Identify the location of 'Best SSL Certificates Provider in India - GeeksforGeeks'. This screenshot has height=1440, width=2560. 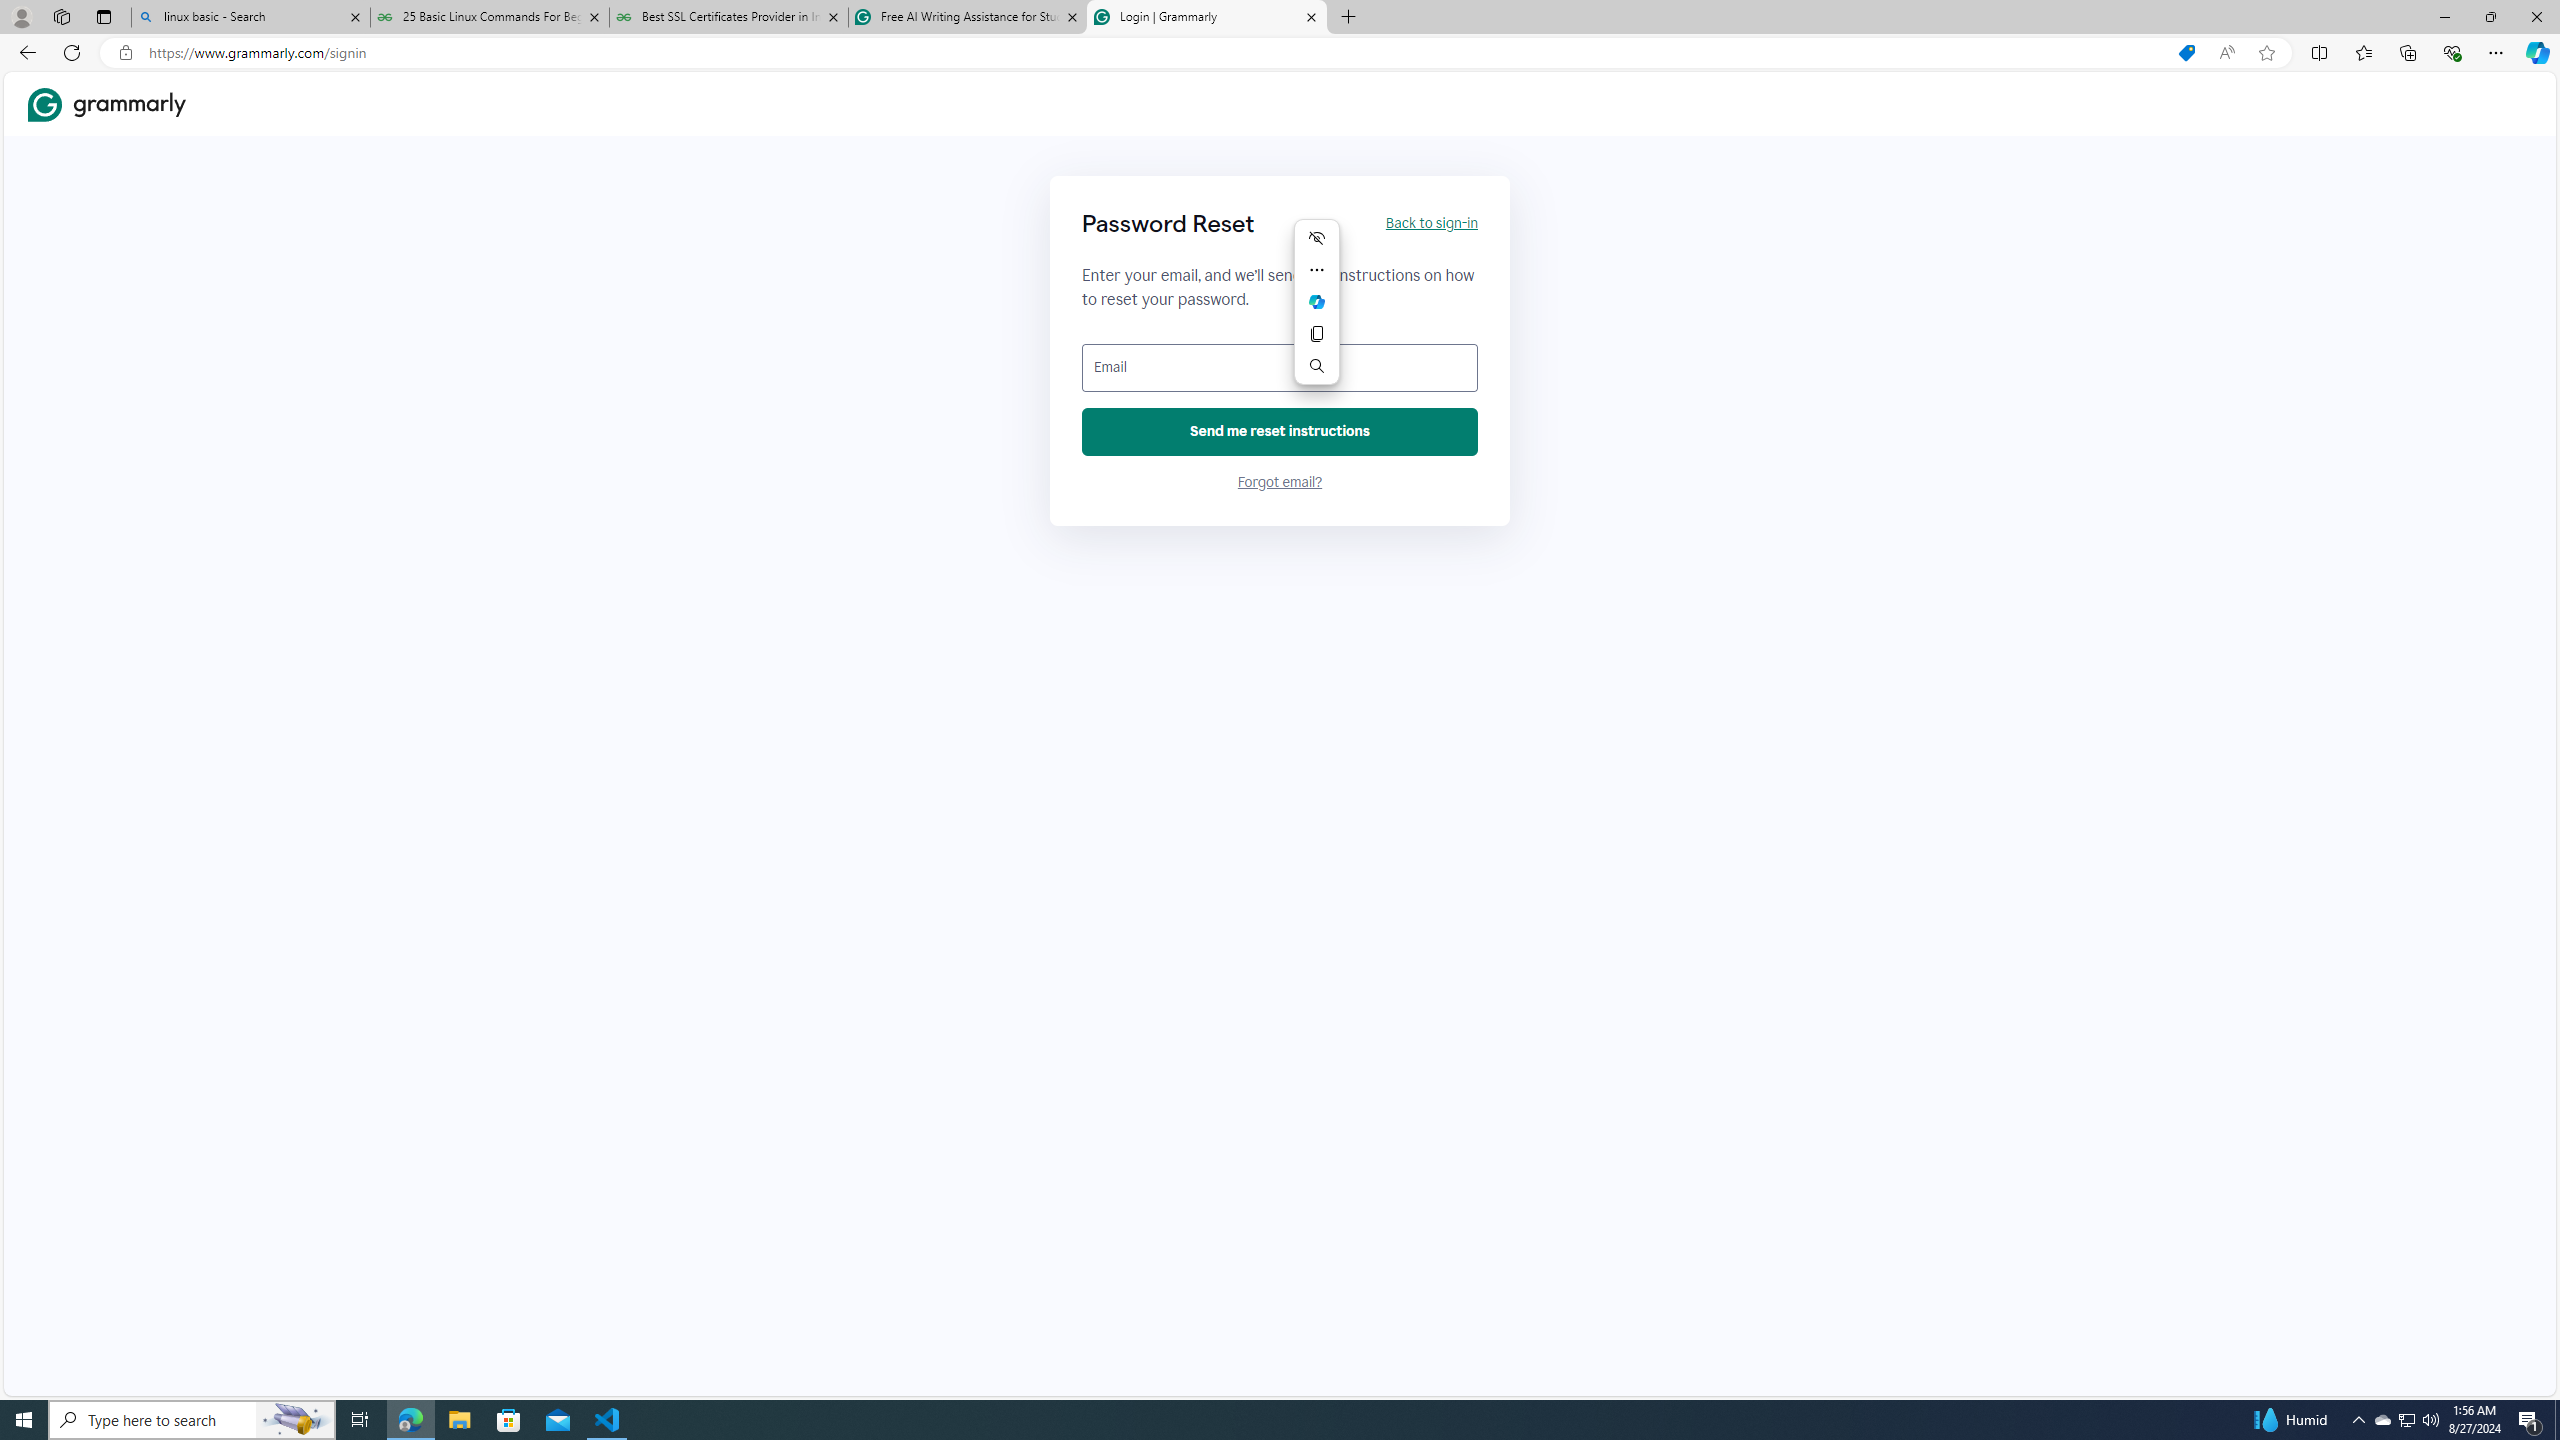
(729, 16).